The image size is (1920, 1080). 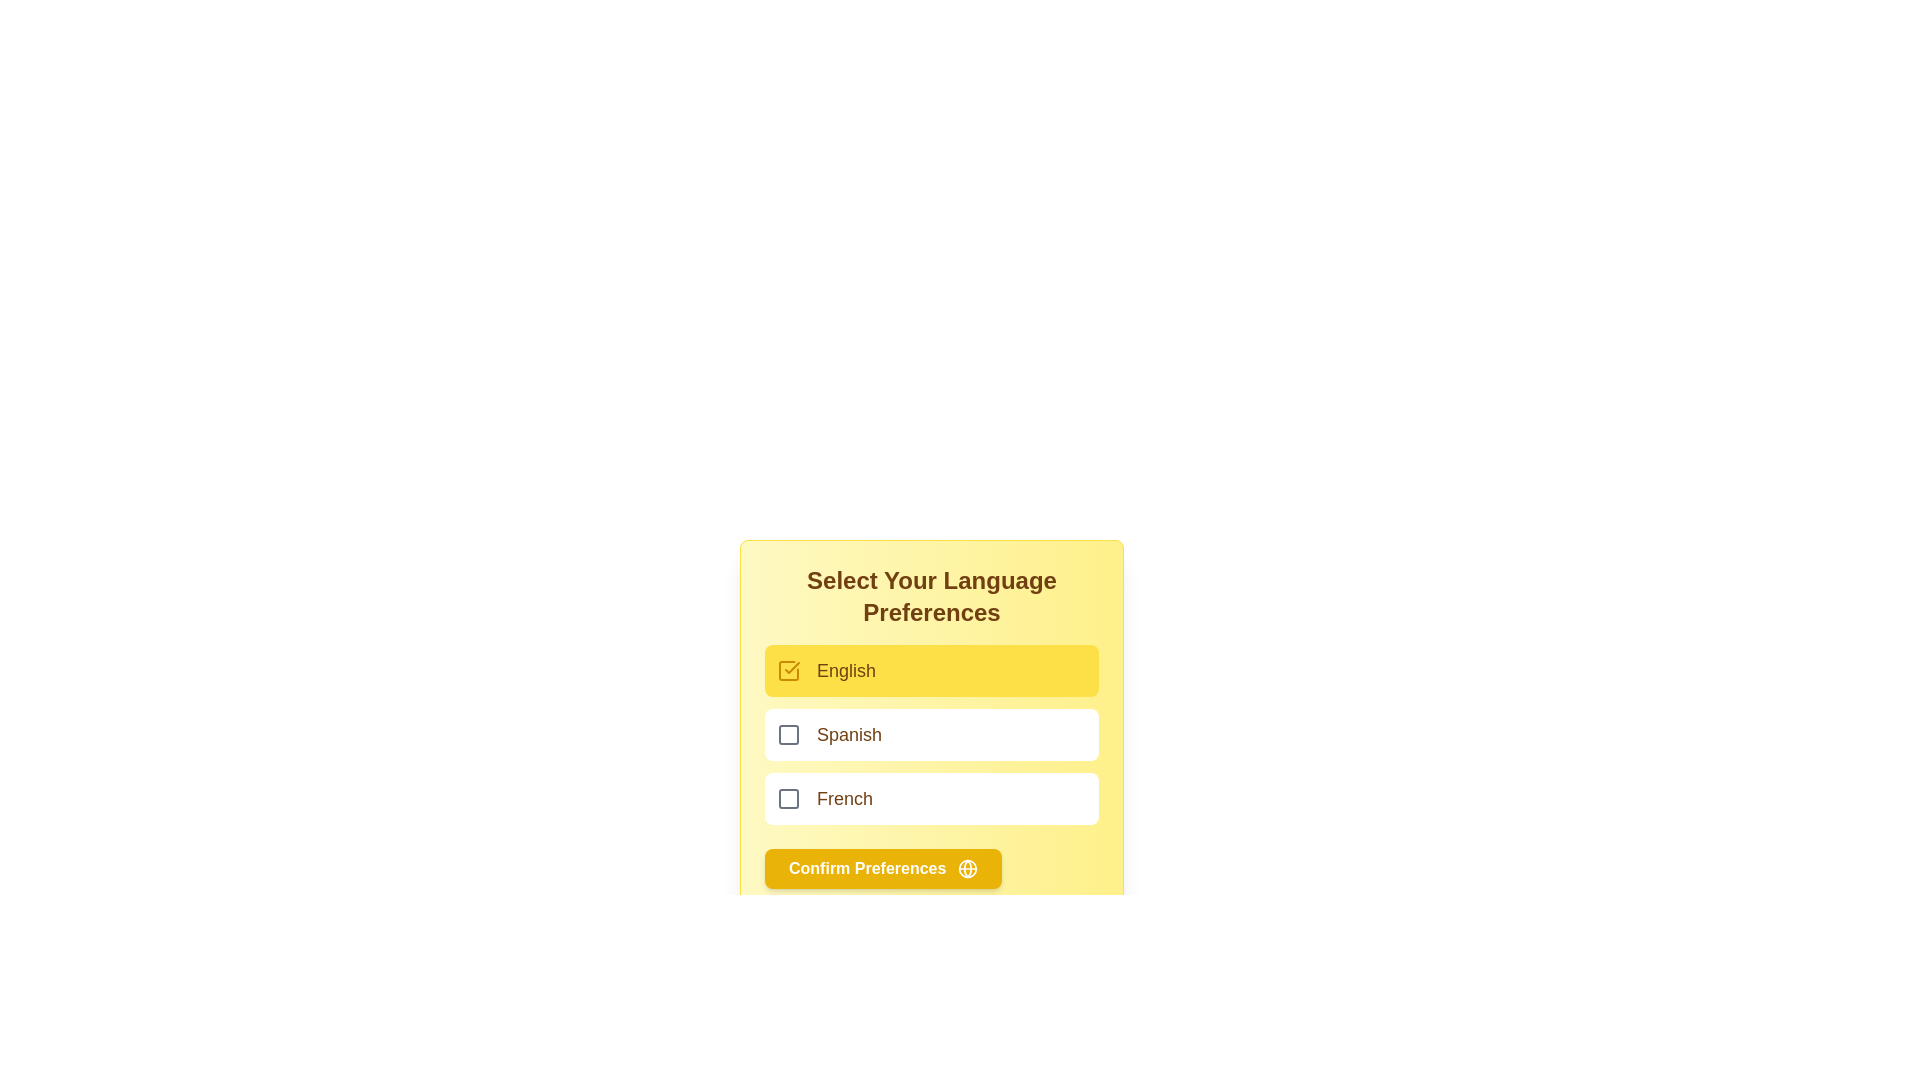 I want to click on the 'English' language preference checkbox, so click(x=787, y=671).